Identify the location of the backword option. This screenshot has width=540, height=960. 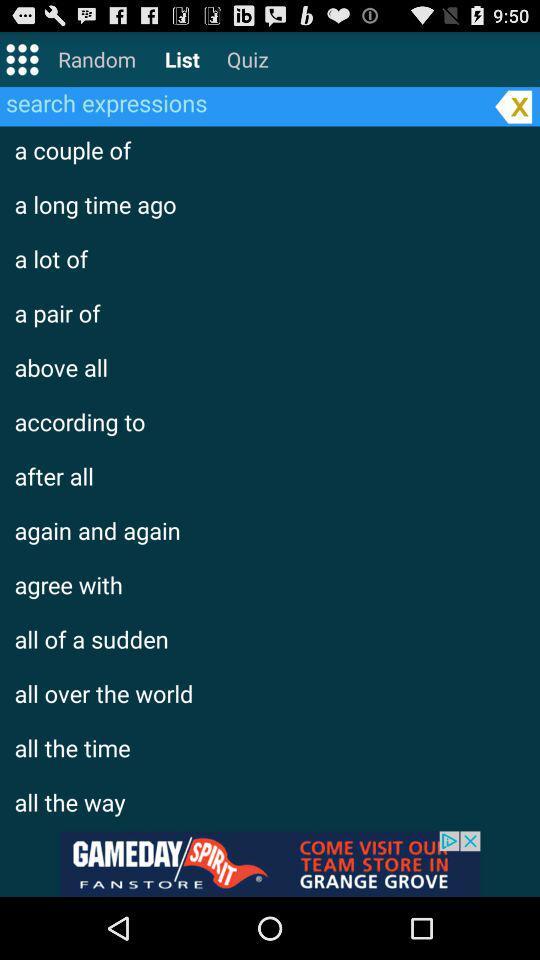
(513, 106).